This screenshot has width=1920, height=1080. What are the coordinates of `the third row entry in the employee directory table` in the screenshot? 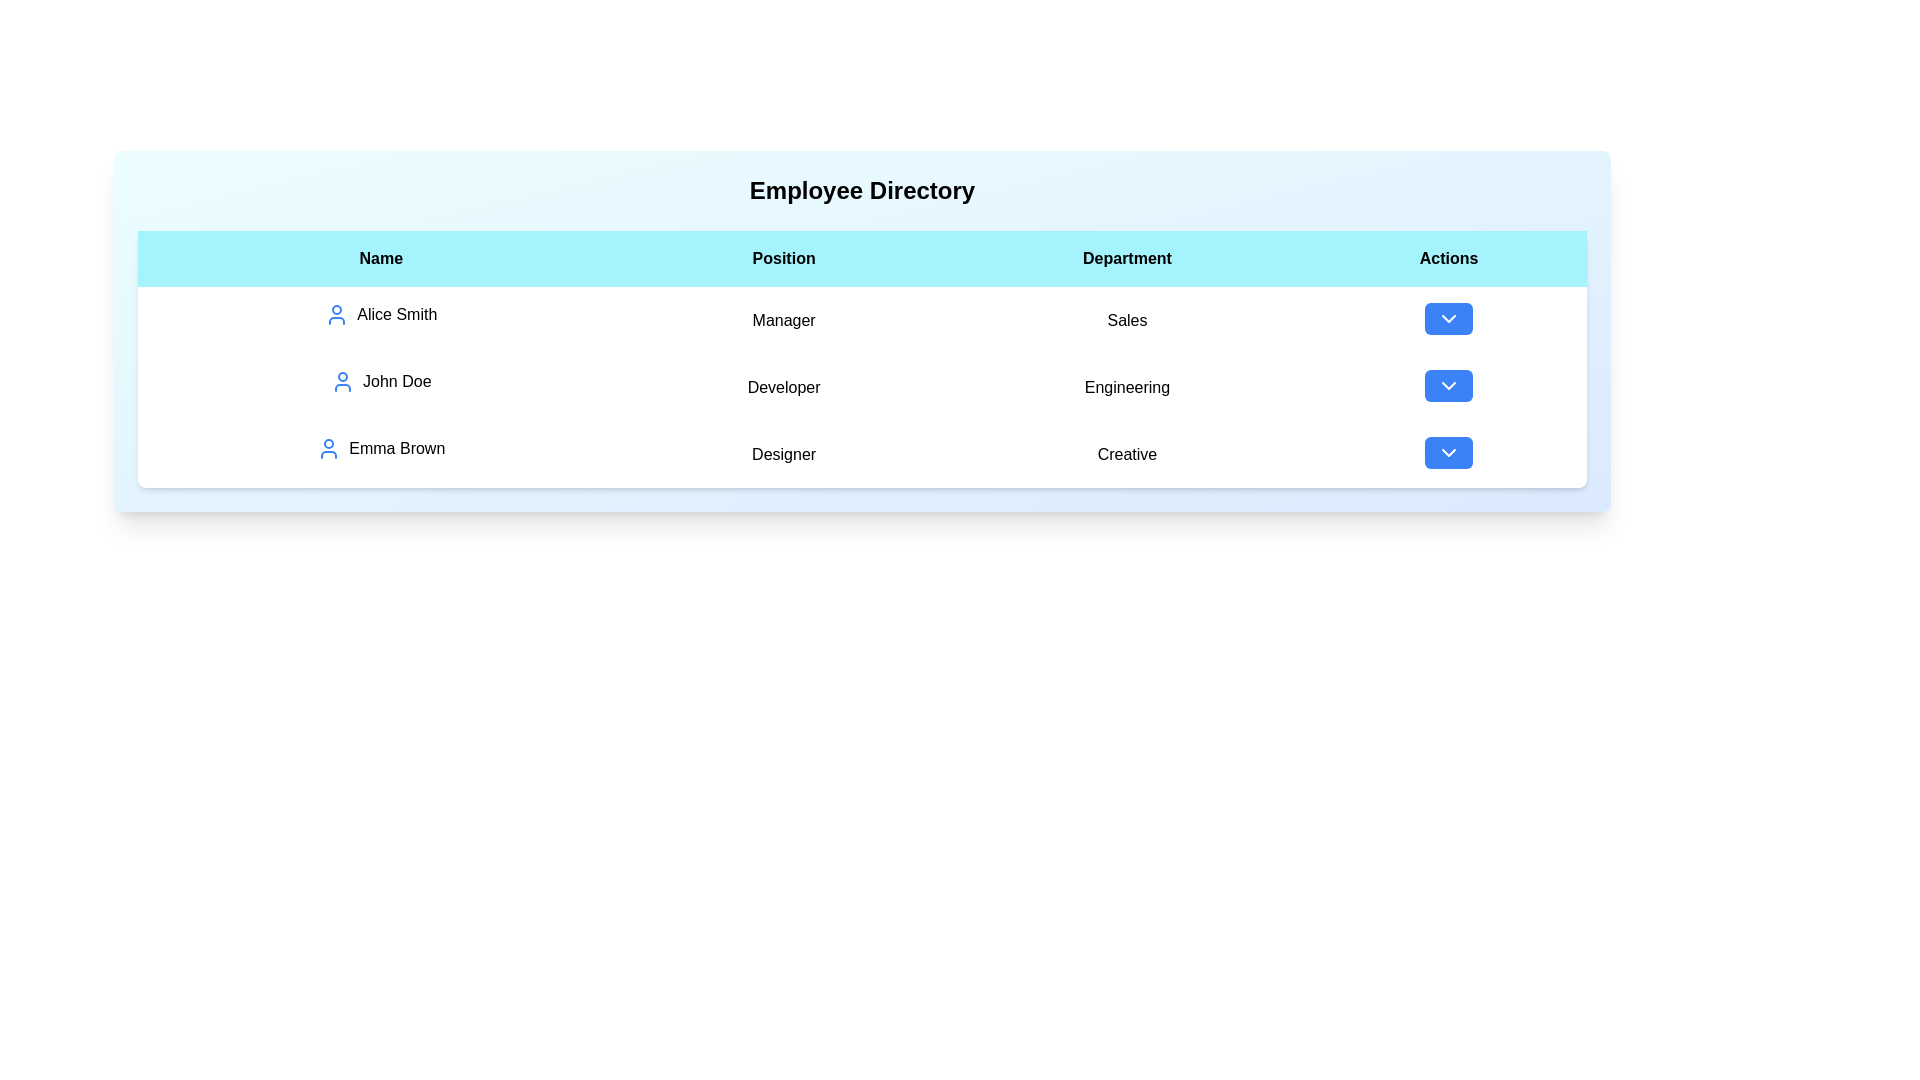 It's located at (862, 454).